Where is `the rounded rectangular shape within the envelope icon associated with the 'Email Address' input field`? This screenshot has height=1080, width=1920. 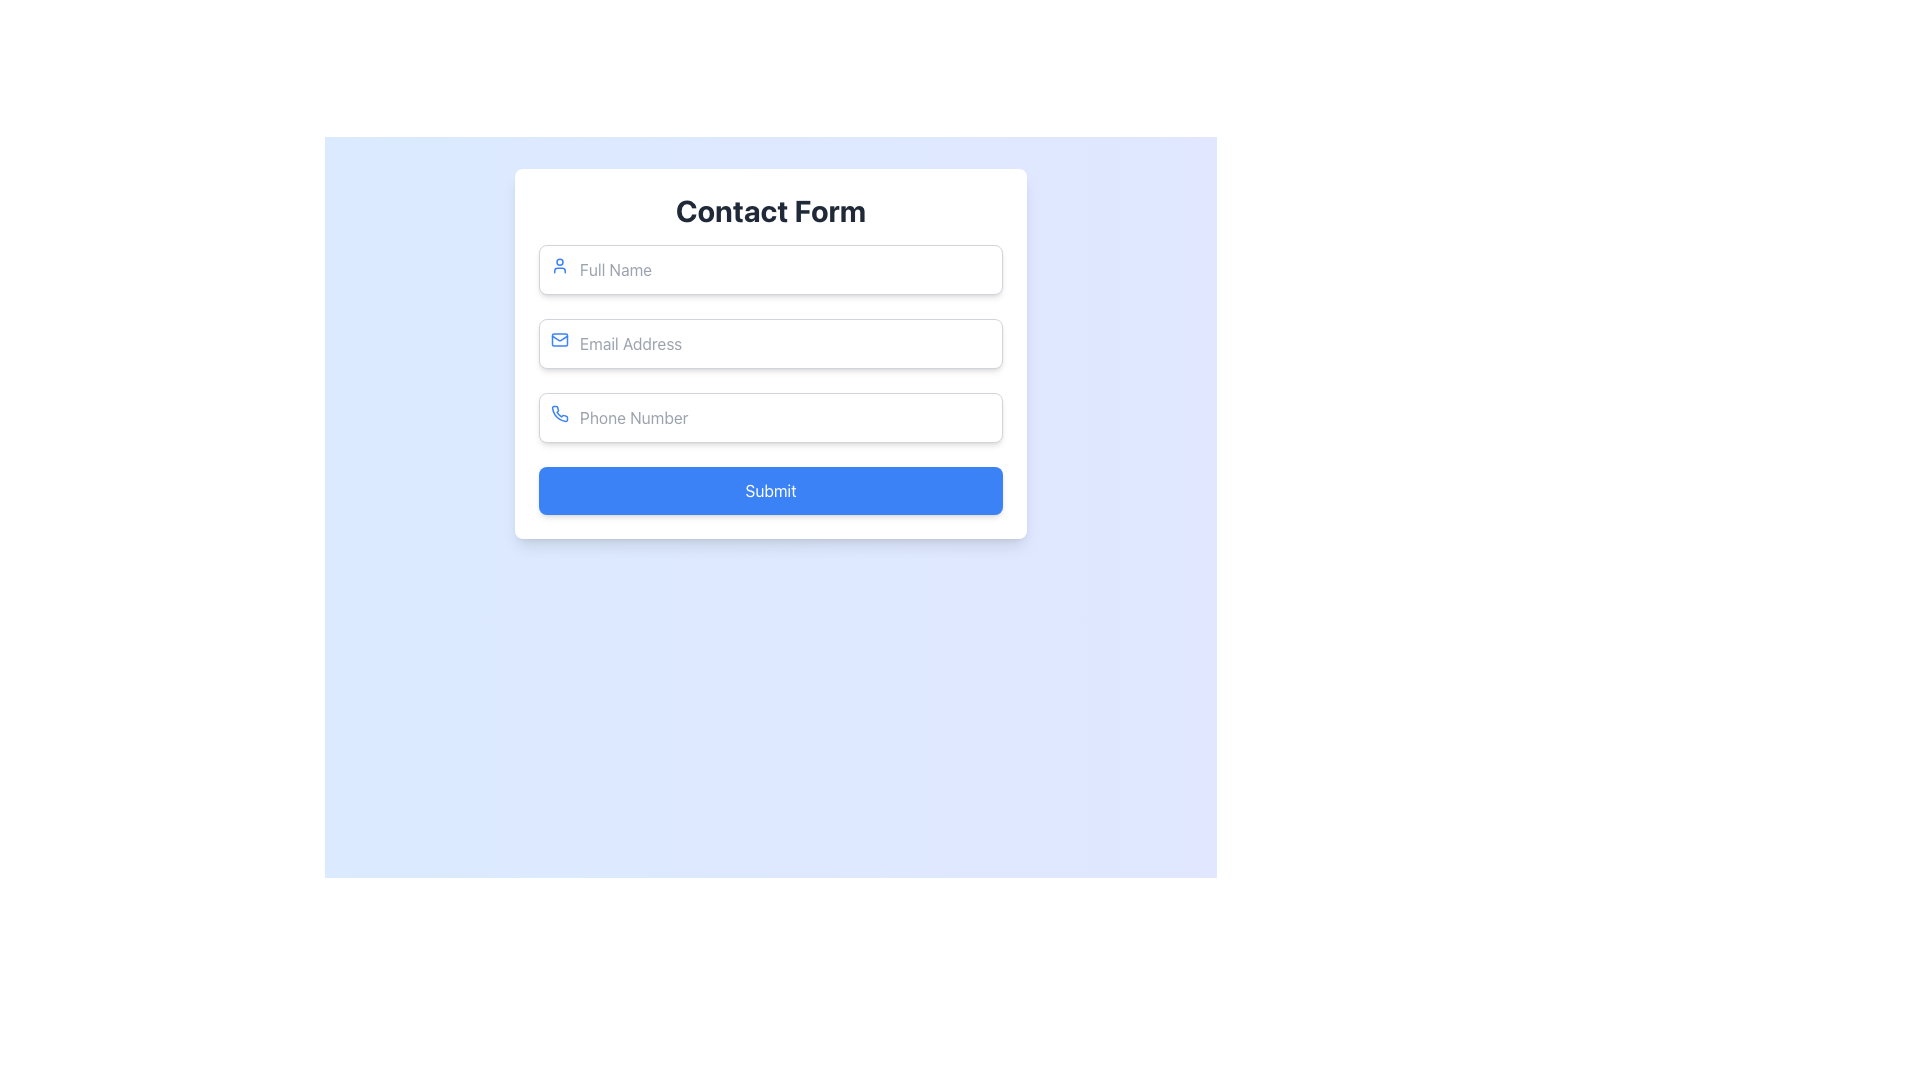
the rounded rectangular shape within the envelope icon associated with the 'Email Address' input field is located at coordinates (560, 338).